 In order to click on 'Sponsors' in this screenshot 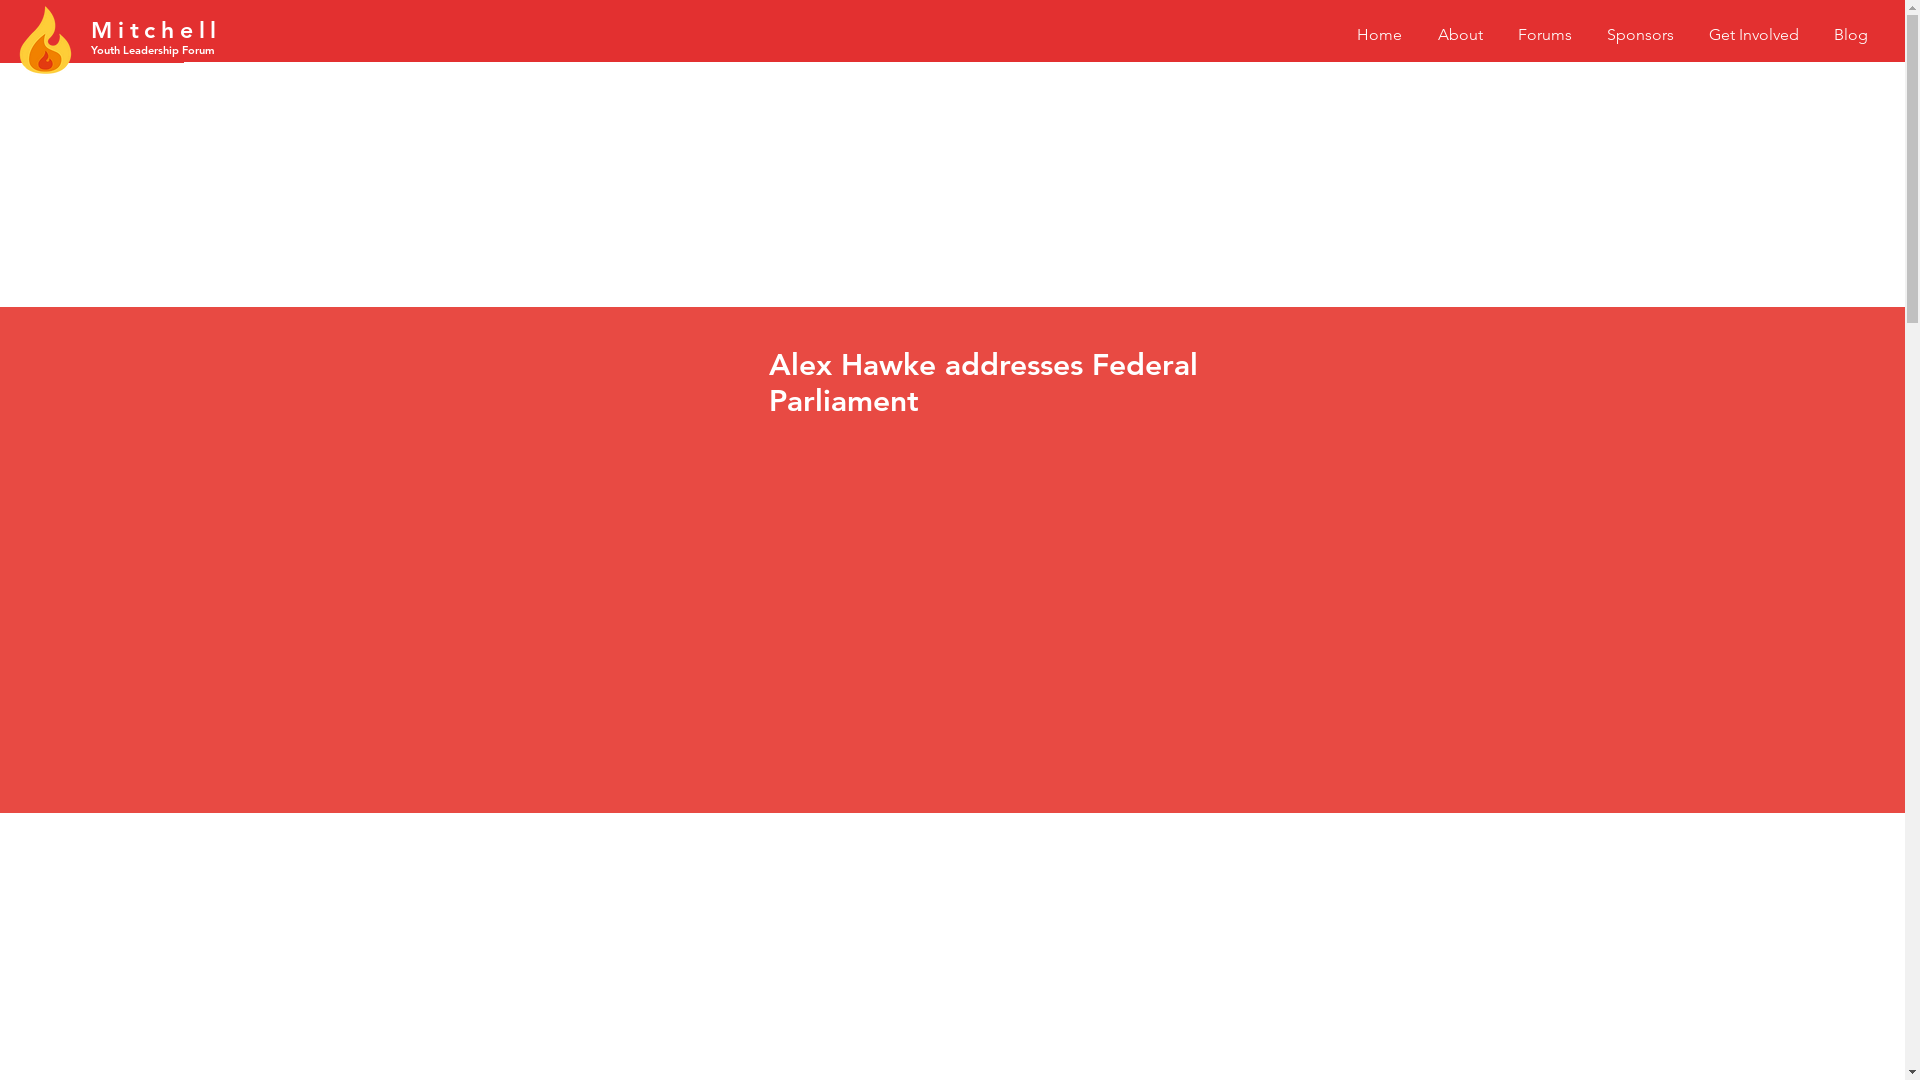, I will do `click(1640, 34)`.